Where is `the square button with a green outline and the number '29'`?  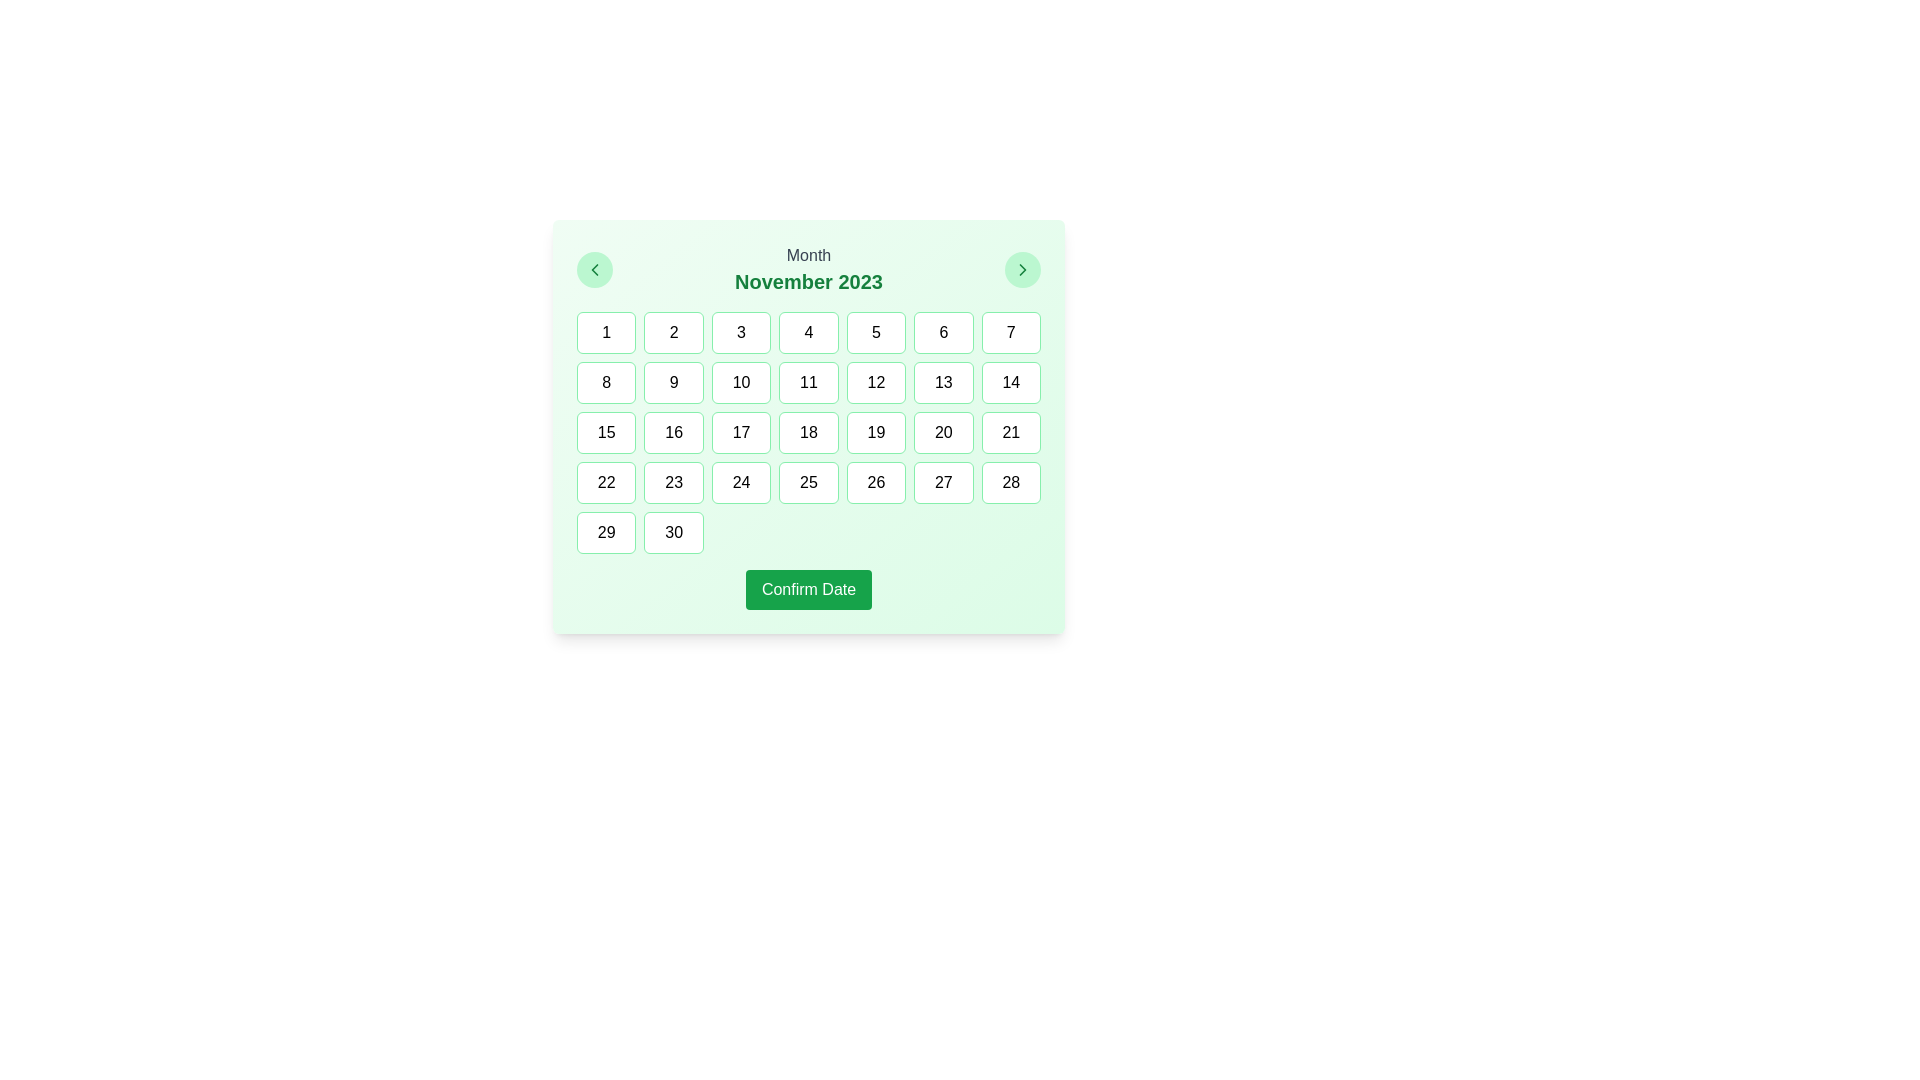
the square button with a green outline and the number '29' is located at coordinates (605, 531).